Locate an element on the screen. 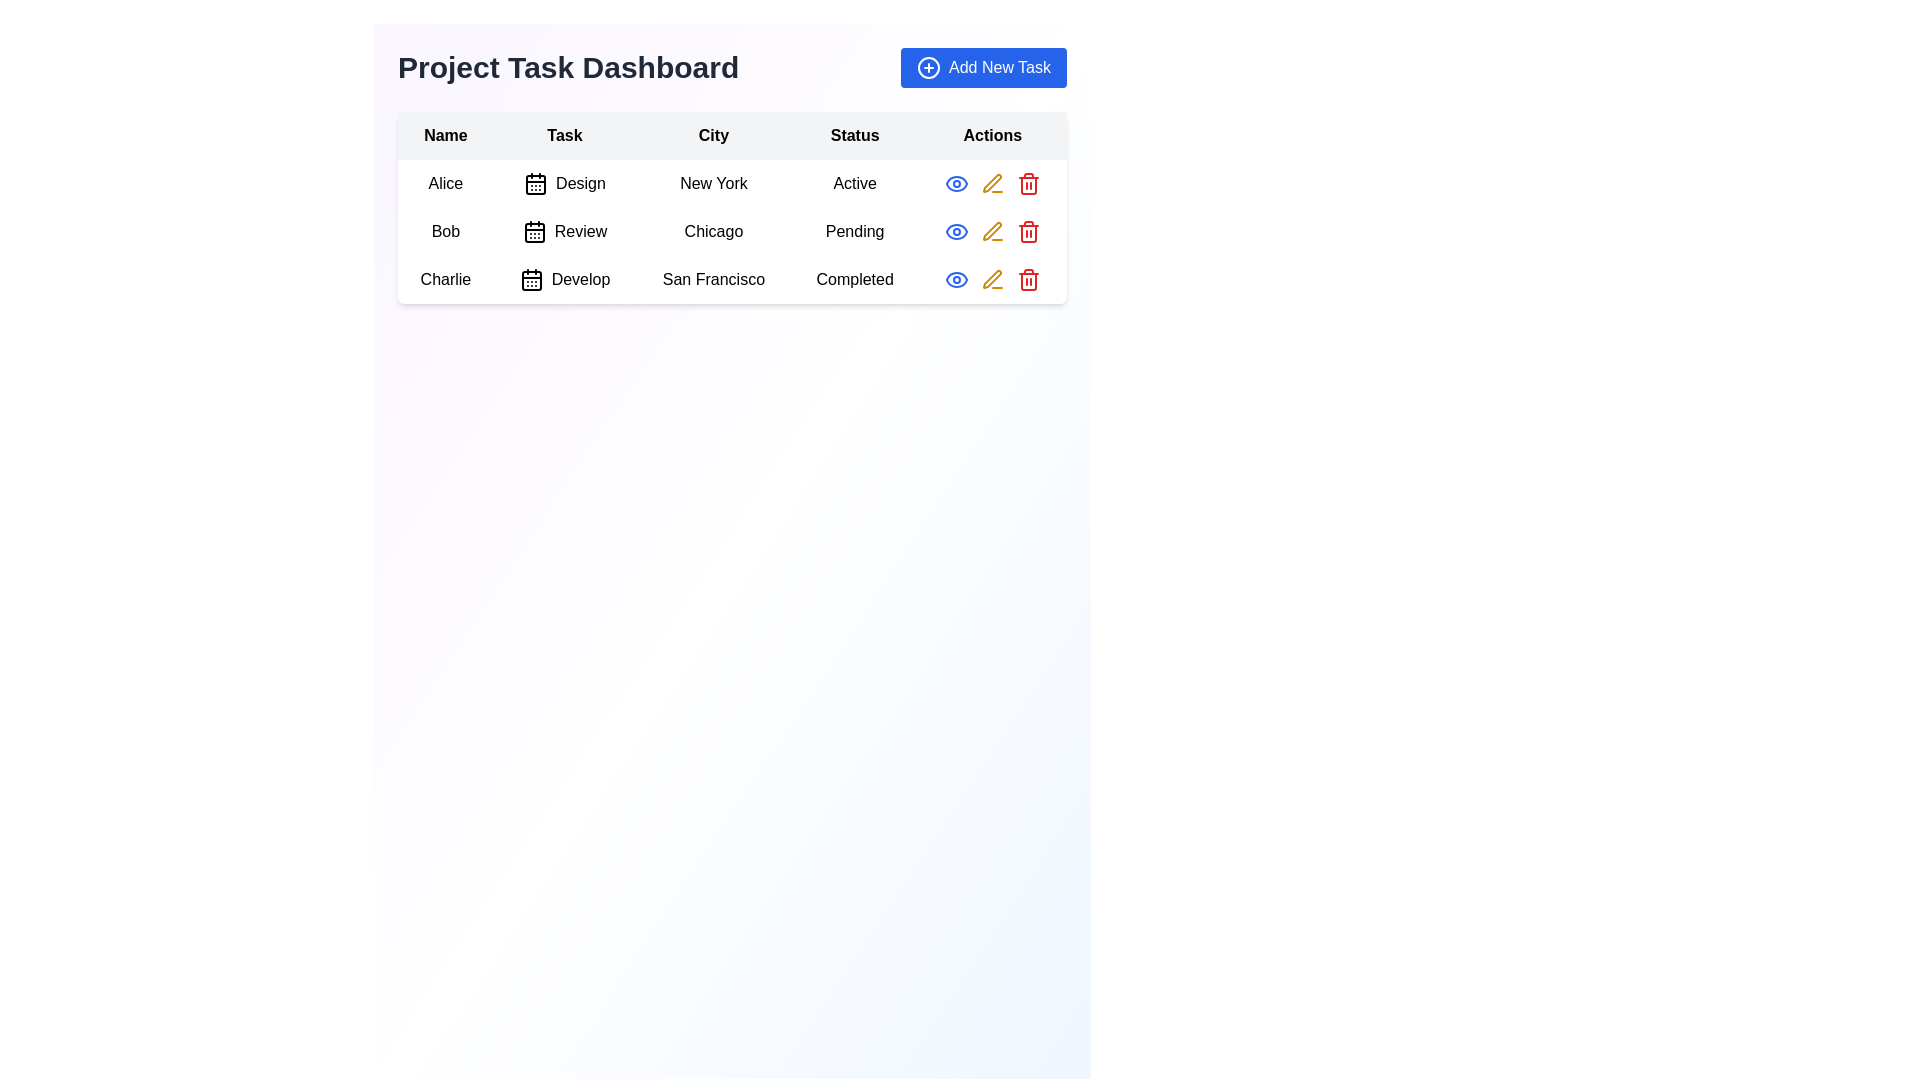  text from the label displaying 'Pending' located in the 'Status' column of the row associated with 'Bob' and 'Review' is located at coordinates (855, 230).